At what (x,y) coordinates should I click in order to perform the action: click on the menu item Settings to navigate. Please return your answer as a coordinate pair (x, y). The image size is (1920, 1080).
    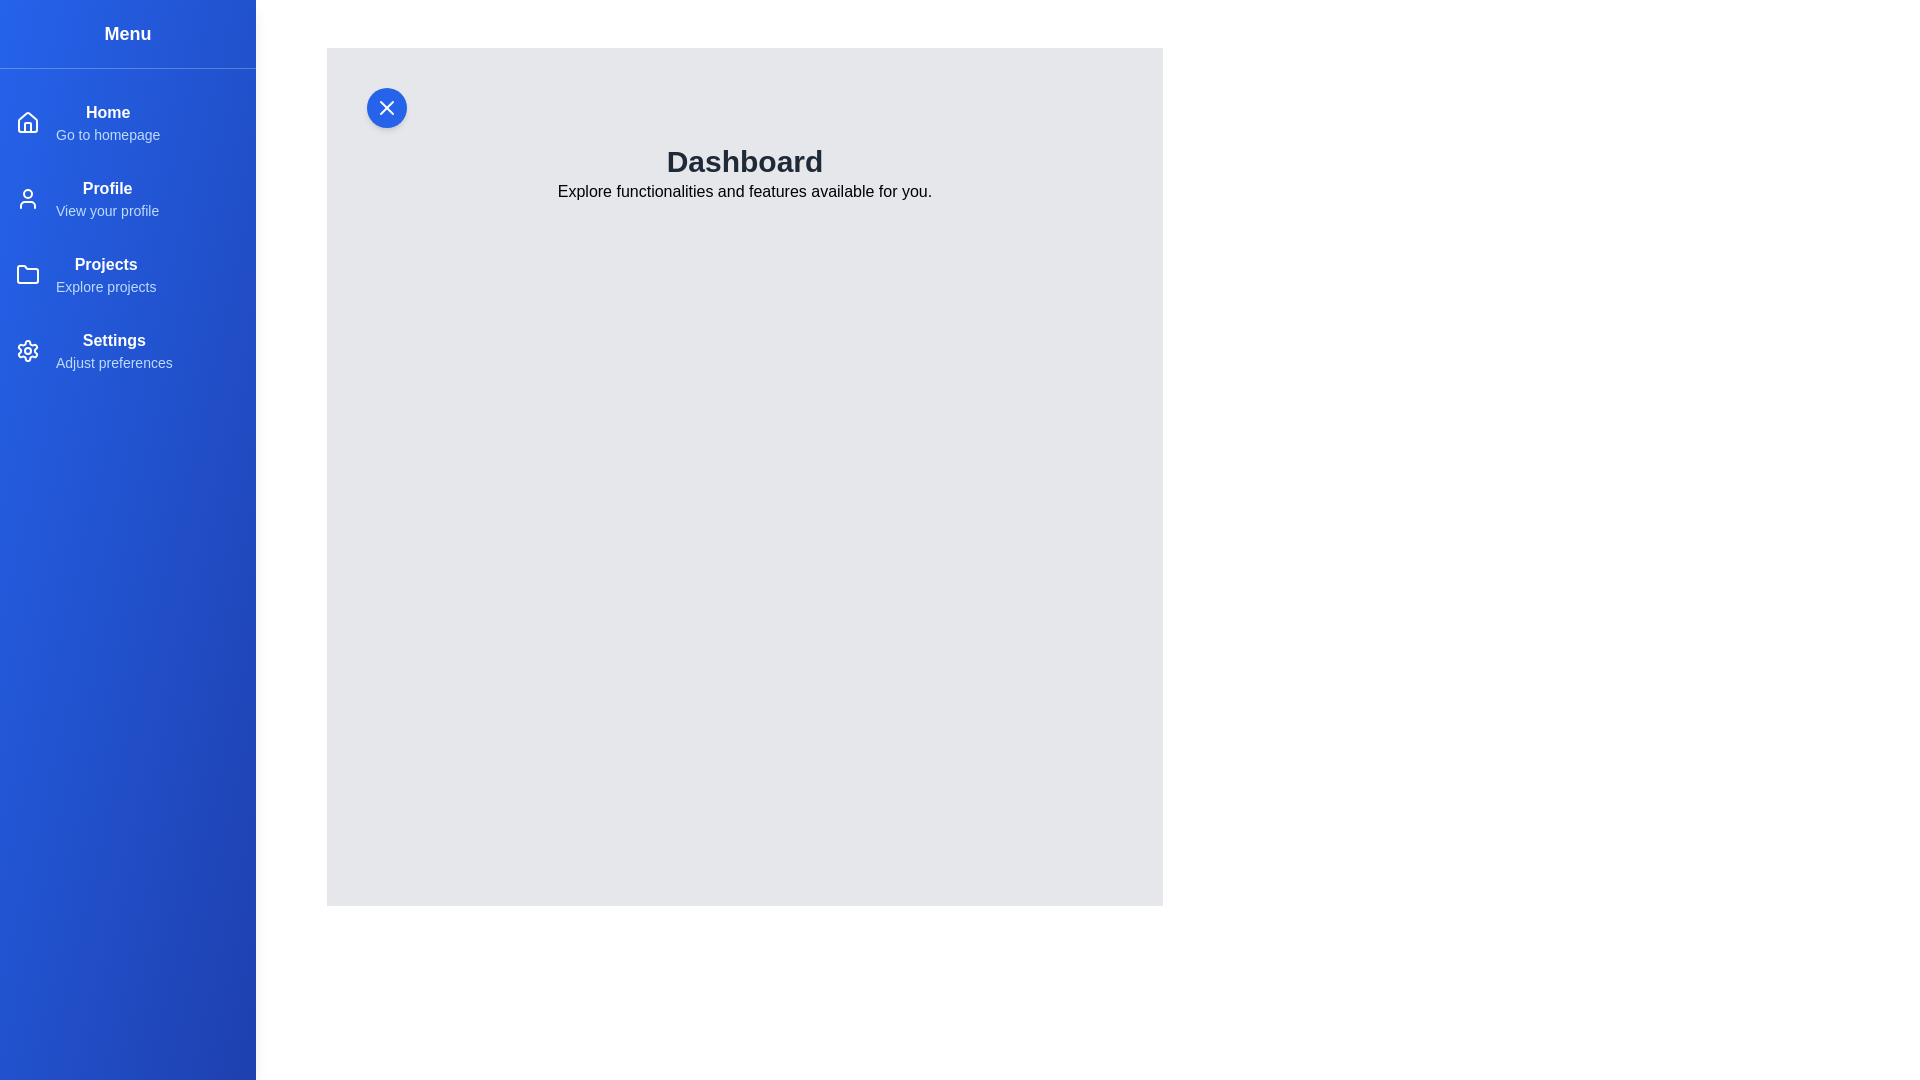
    Looking at the image, I should click on (113, 339).